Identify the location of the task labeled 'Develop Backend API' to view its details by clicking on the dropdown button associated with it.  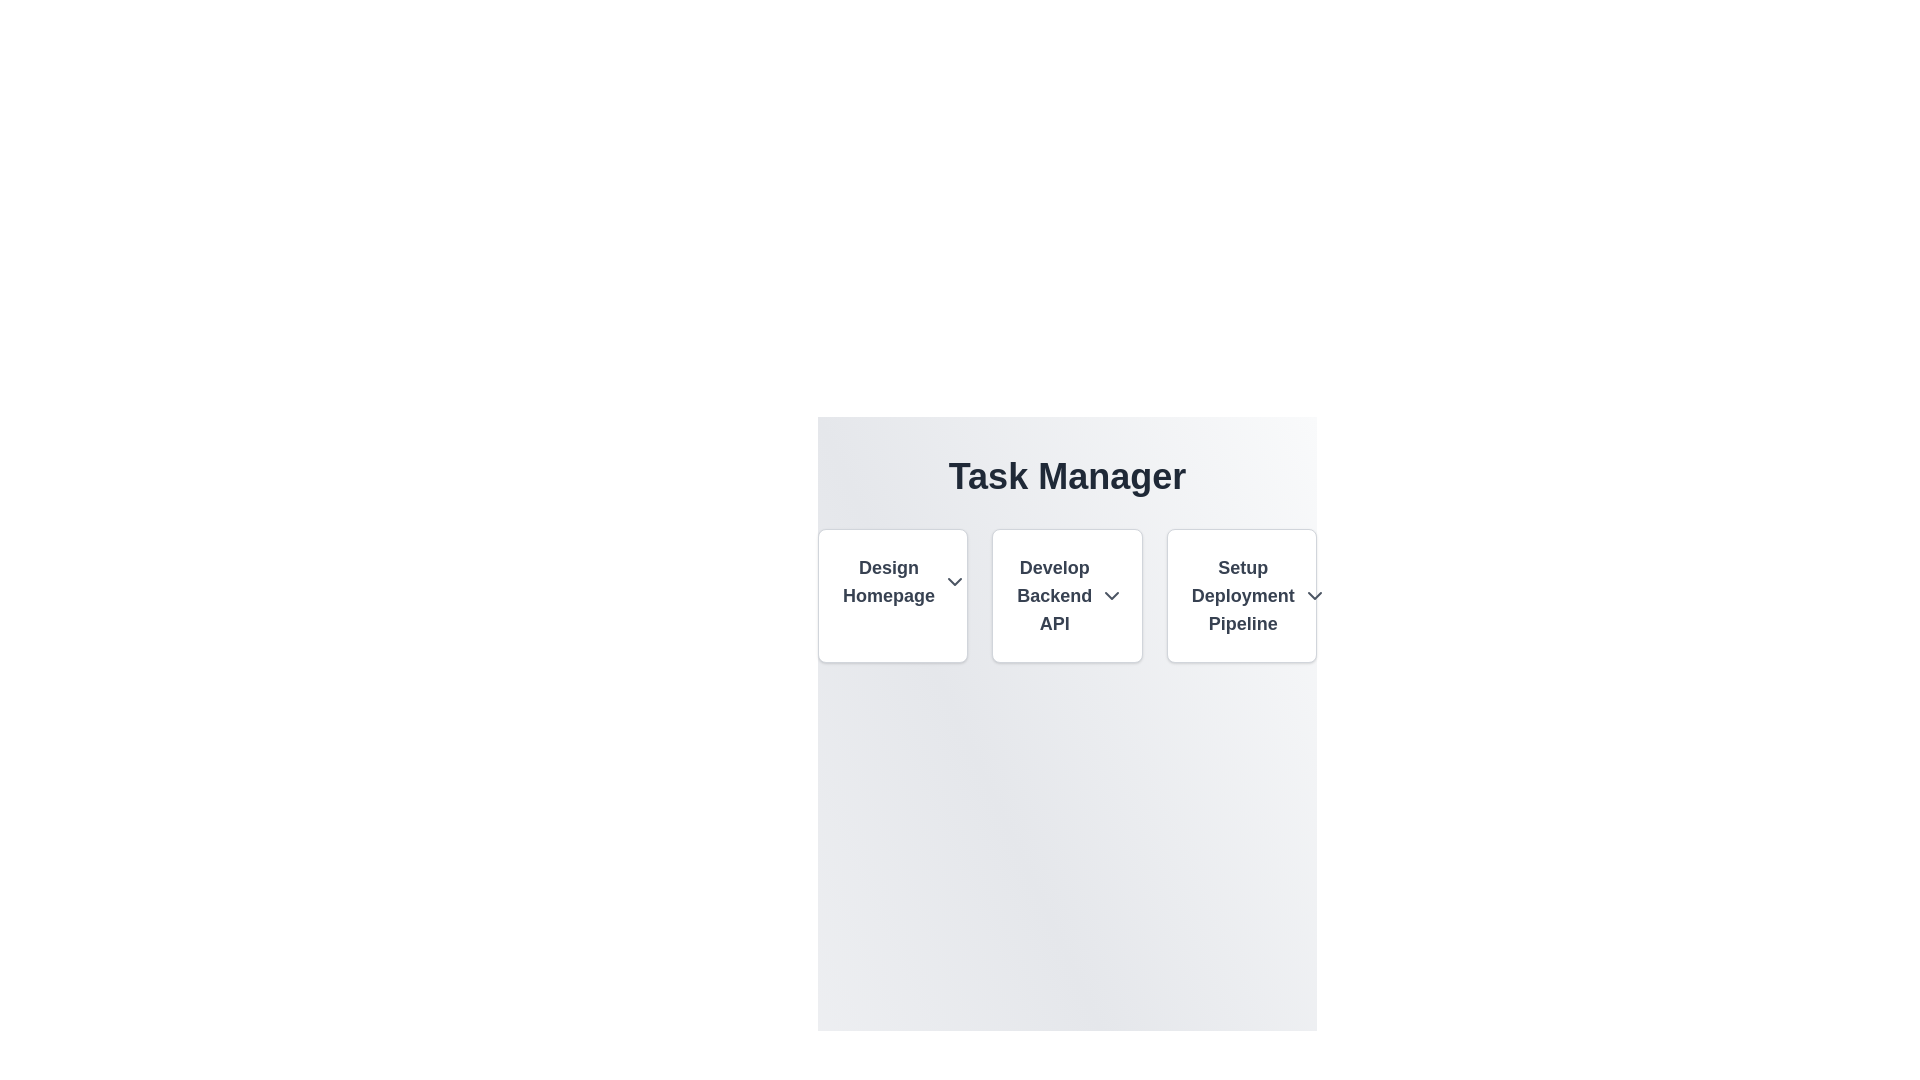
(1066, 595).